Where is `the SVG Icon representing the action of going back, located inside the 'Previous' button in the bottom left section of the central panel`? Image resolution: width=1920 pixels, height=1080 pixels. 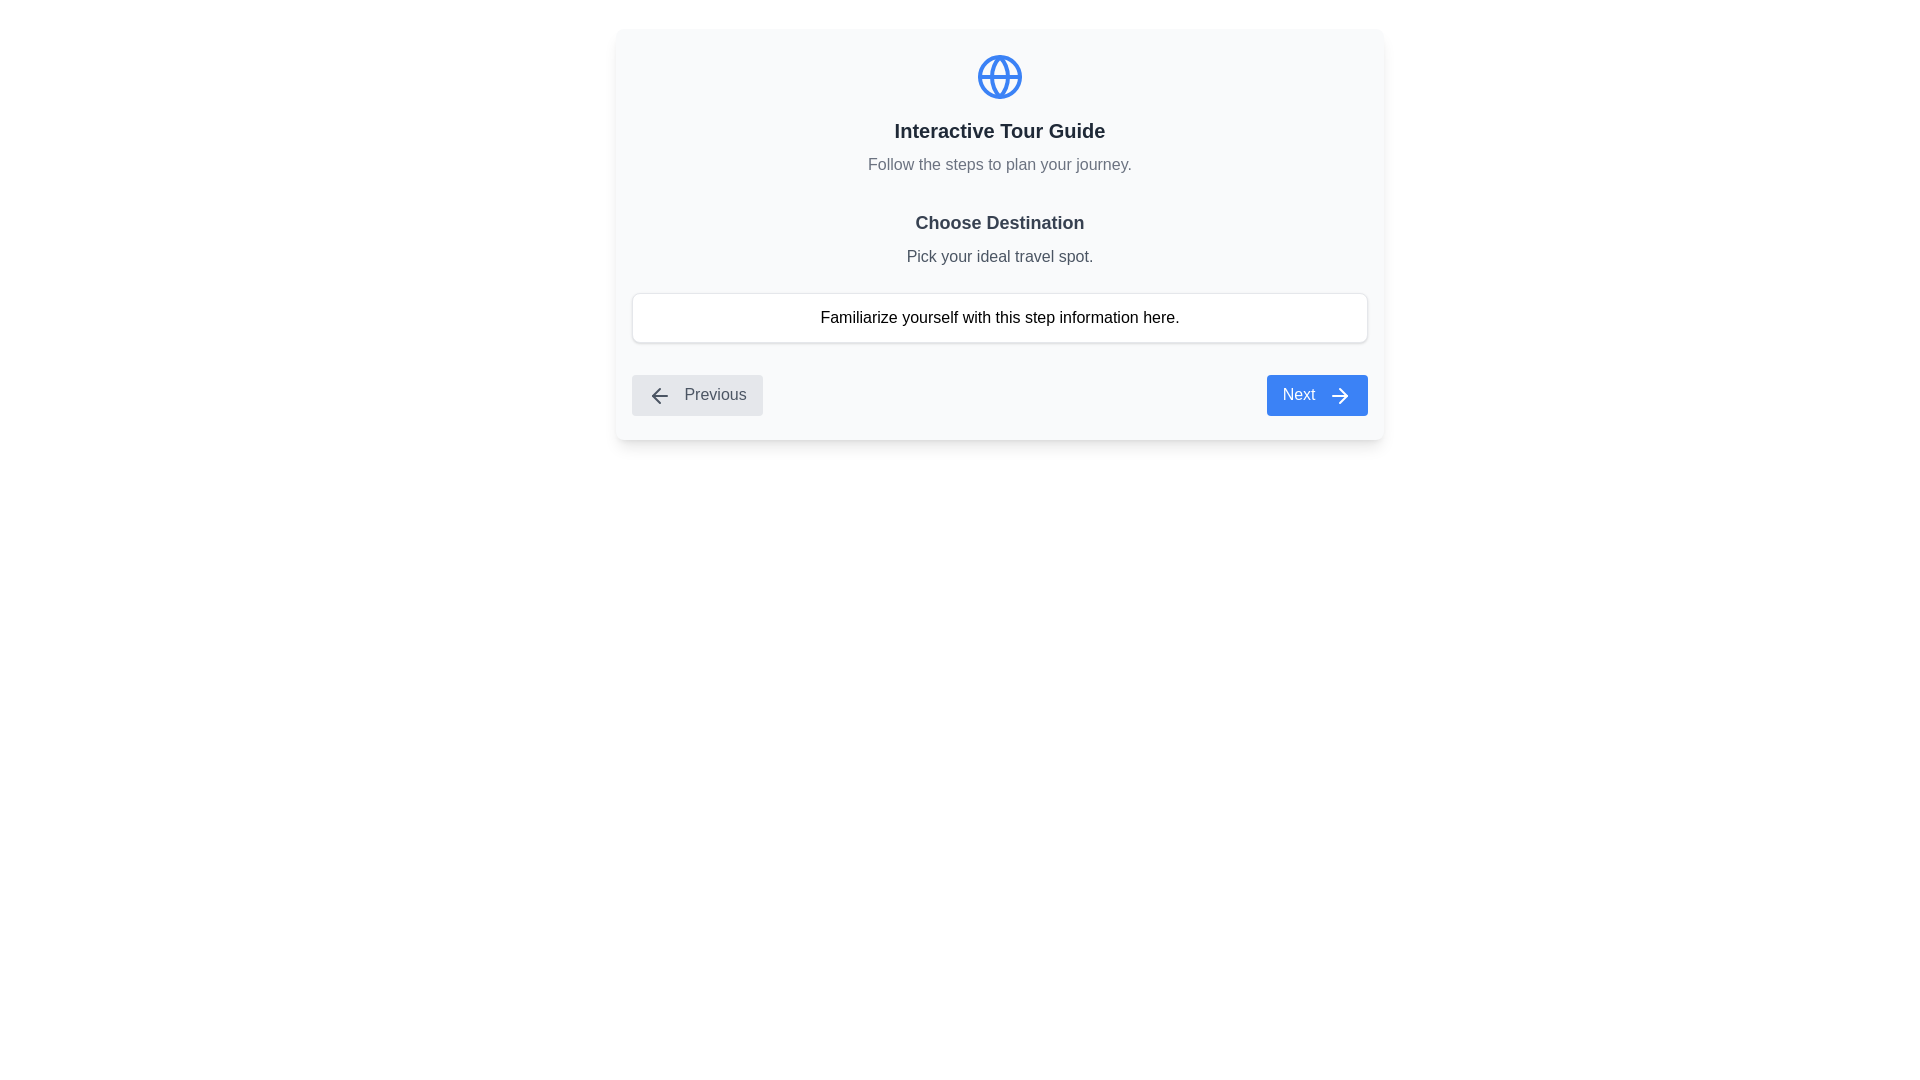
the SVG Icon representing the action of going back, located inside the 'Previous' button in the bottom left section of the central panel is located at coordinates (660, 394).